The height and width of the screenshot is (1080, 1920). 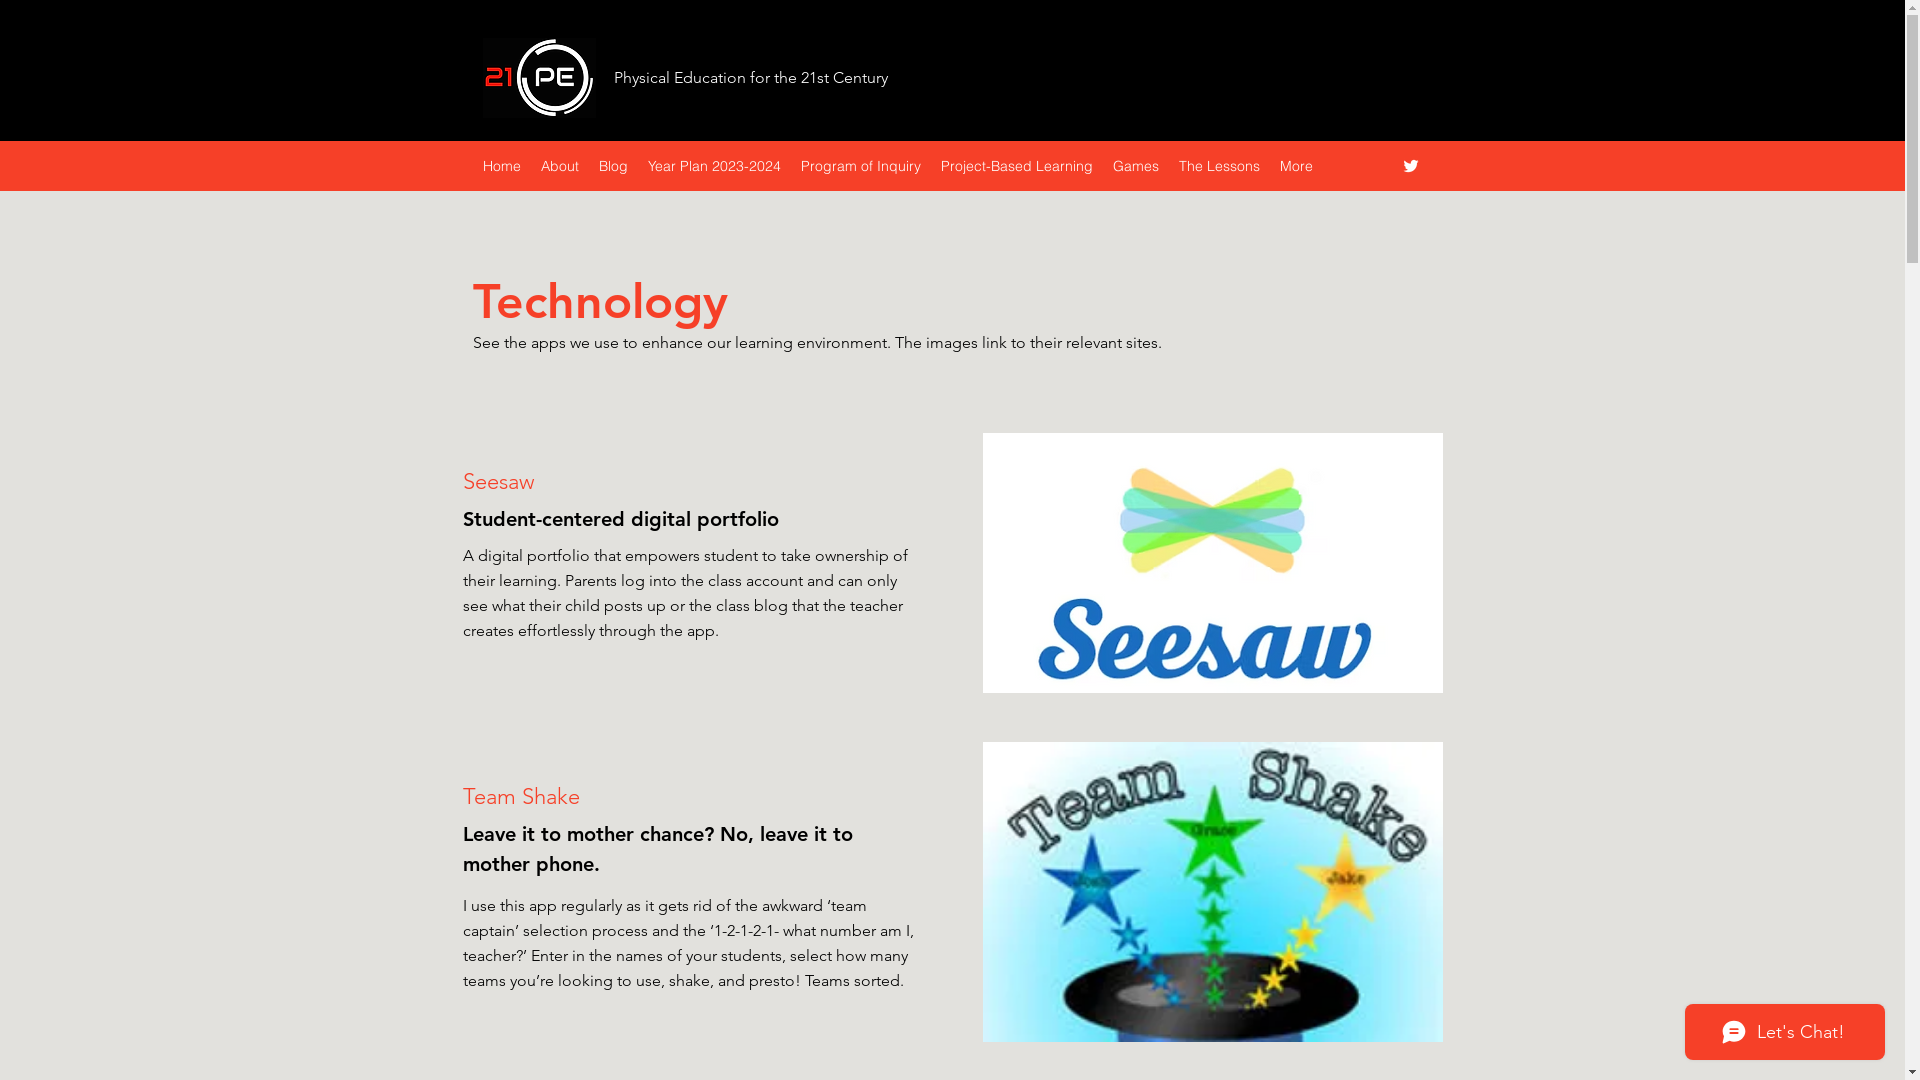 I want to click on 'Program of Inquiry', so click(x=789, y=164).